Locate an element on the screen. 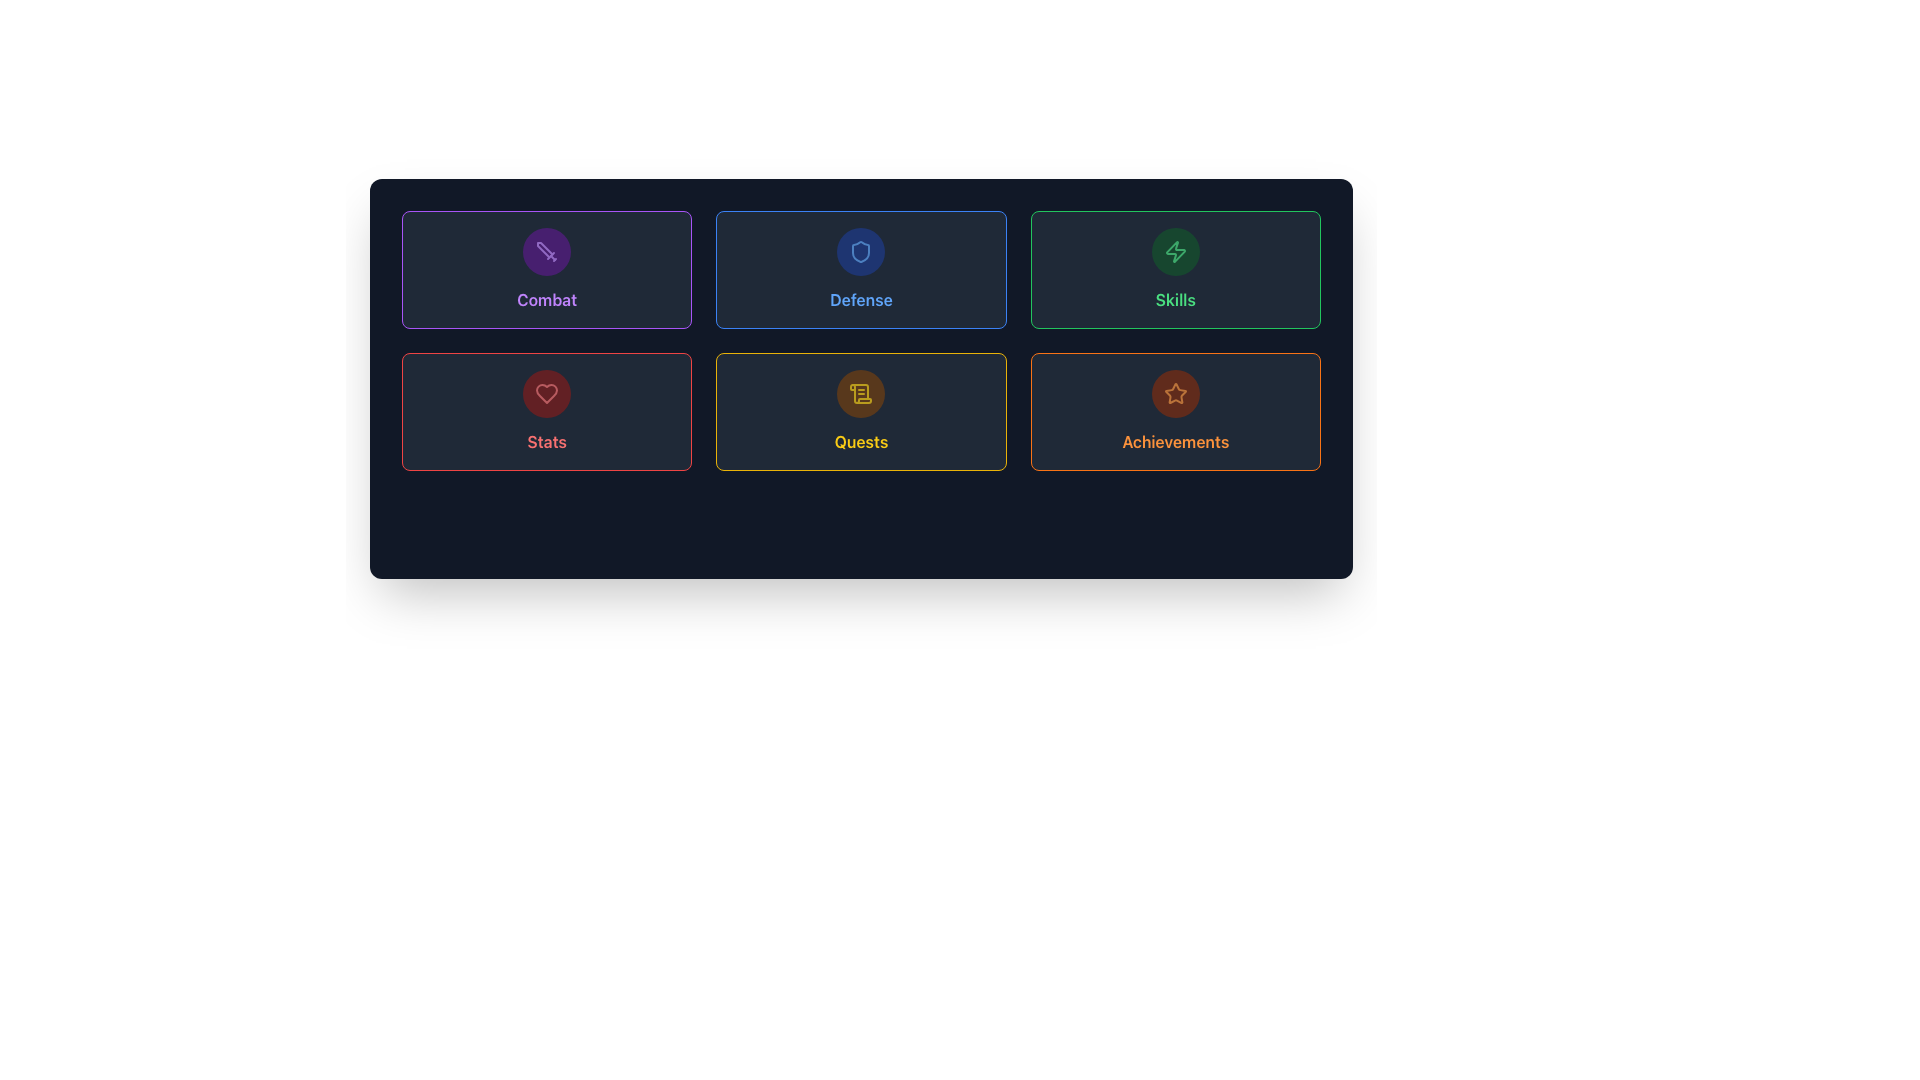  the 'Defense' text label, which is displayed in a bold blue font on a dark background, located in the middle card of the top row among a set of six cards is located at coordinates (861, 300).